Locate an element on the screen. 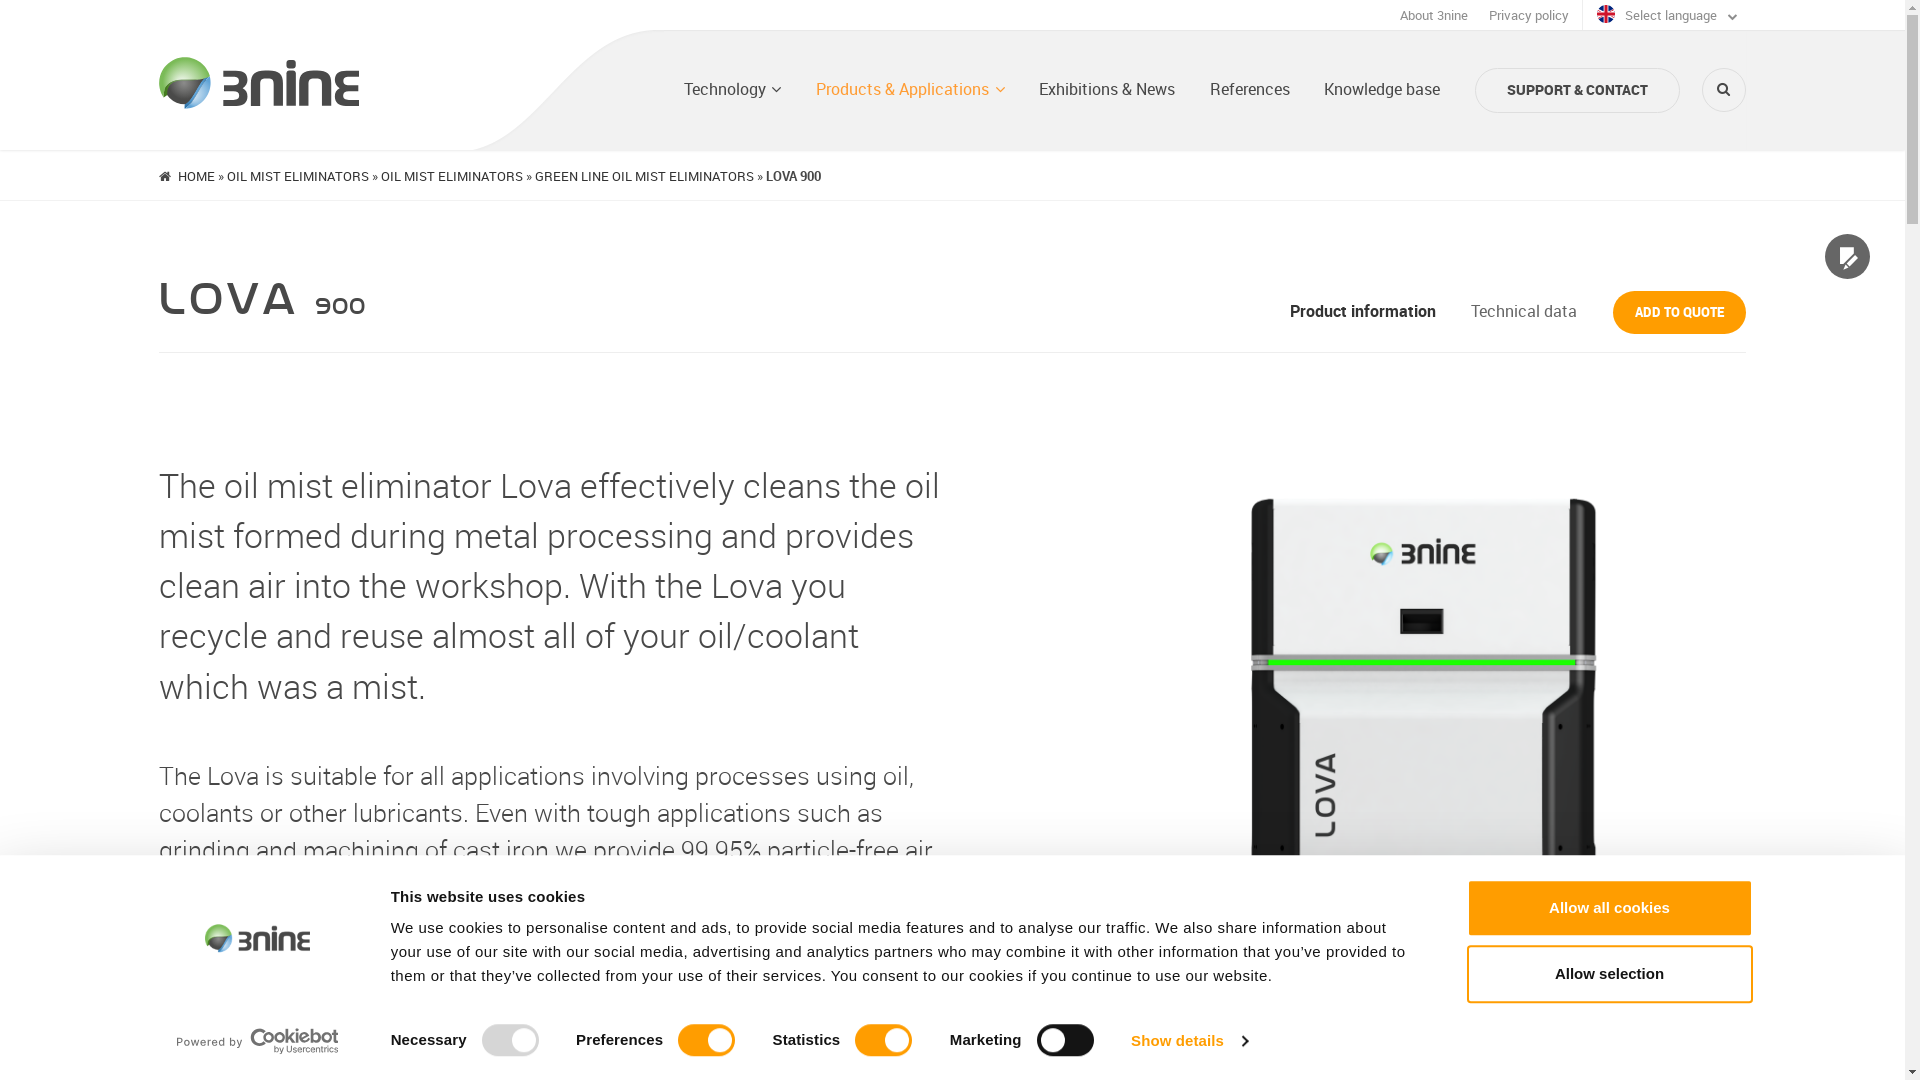 This screenshot has height=1080, width=1920. 'SUPPORT & CONTACT' is located at coordinates (1576, 90).